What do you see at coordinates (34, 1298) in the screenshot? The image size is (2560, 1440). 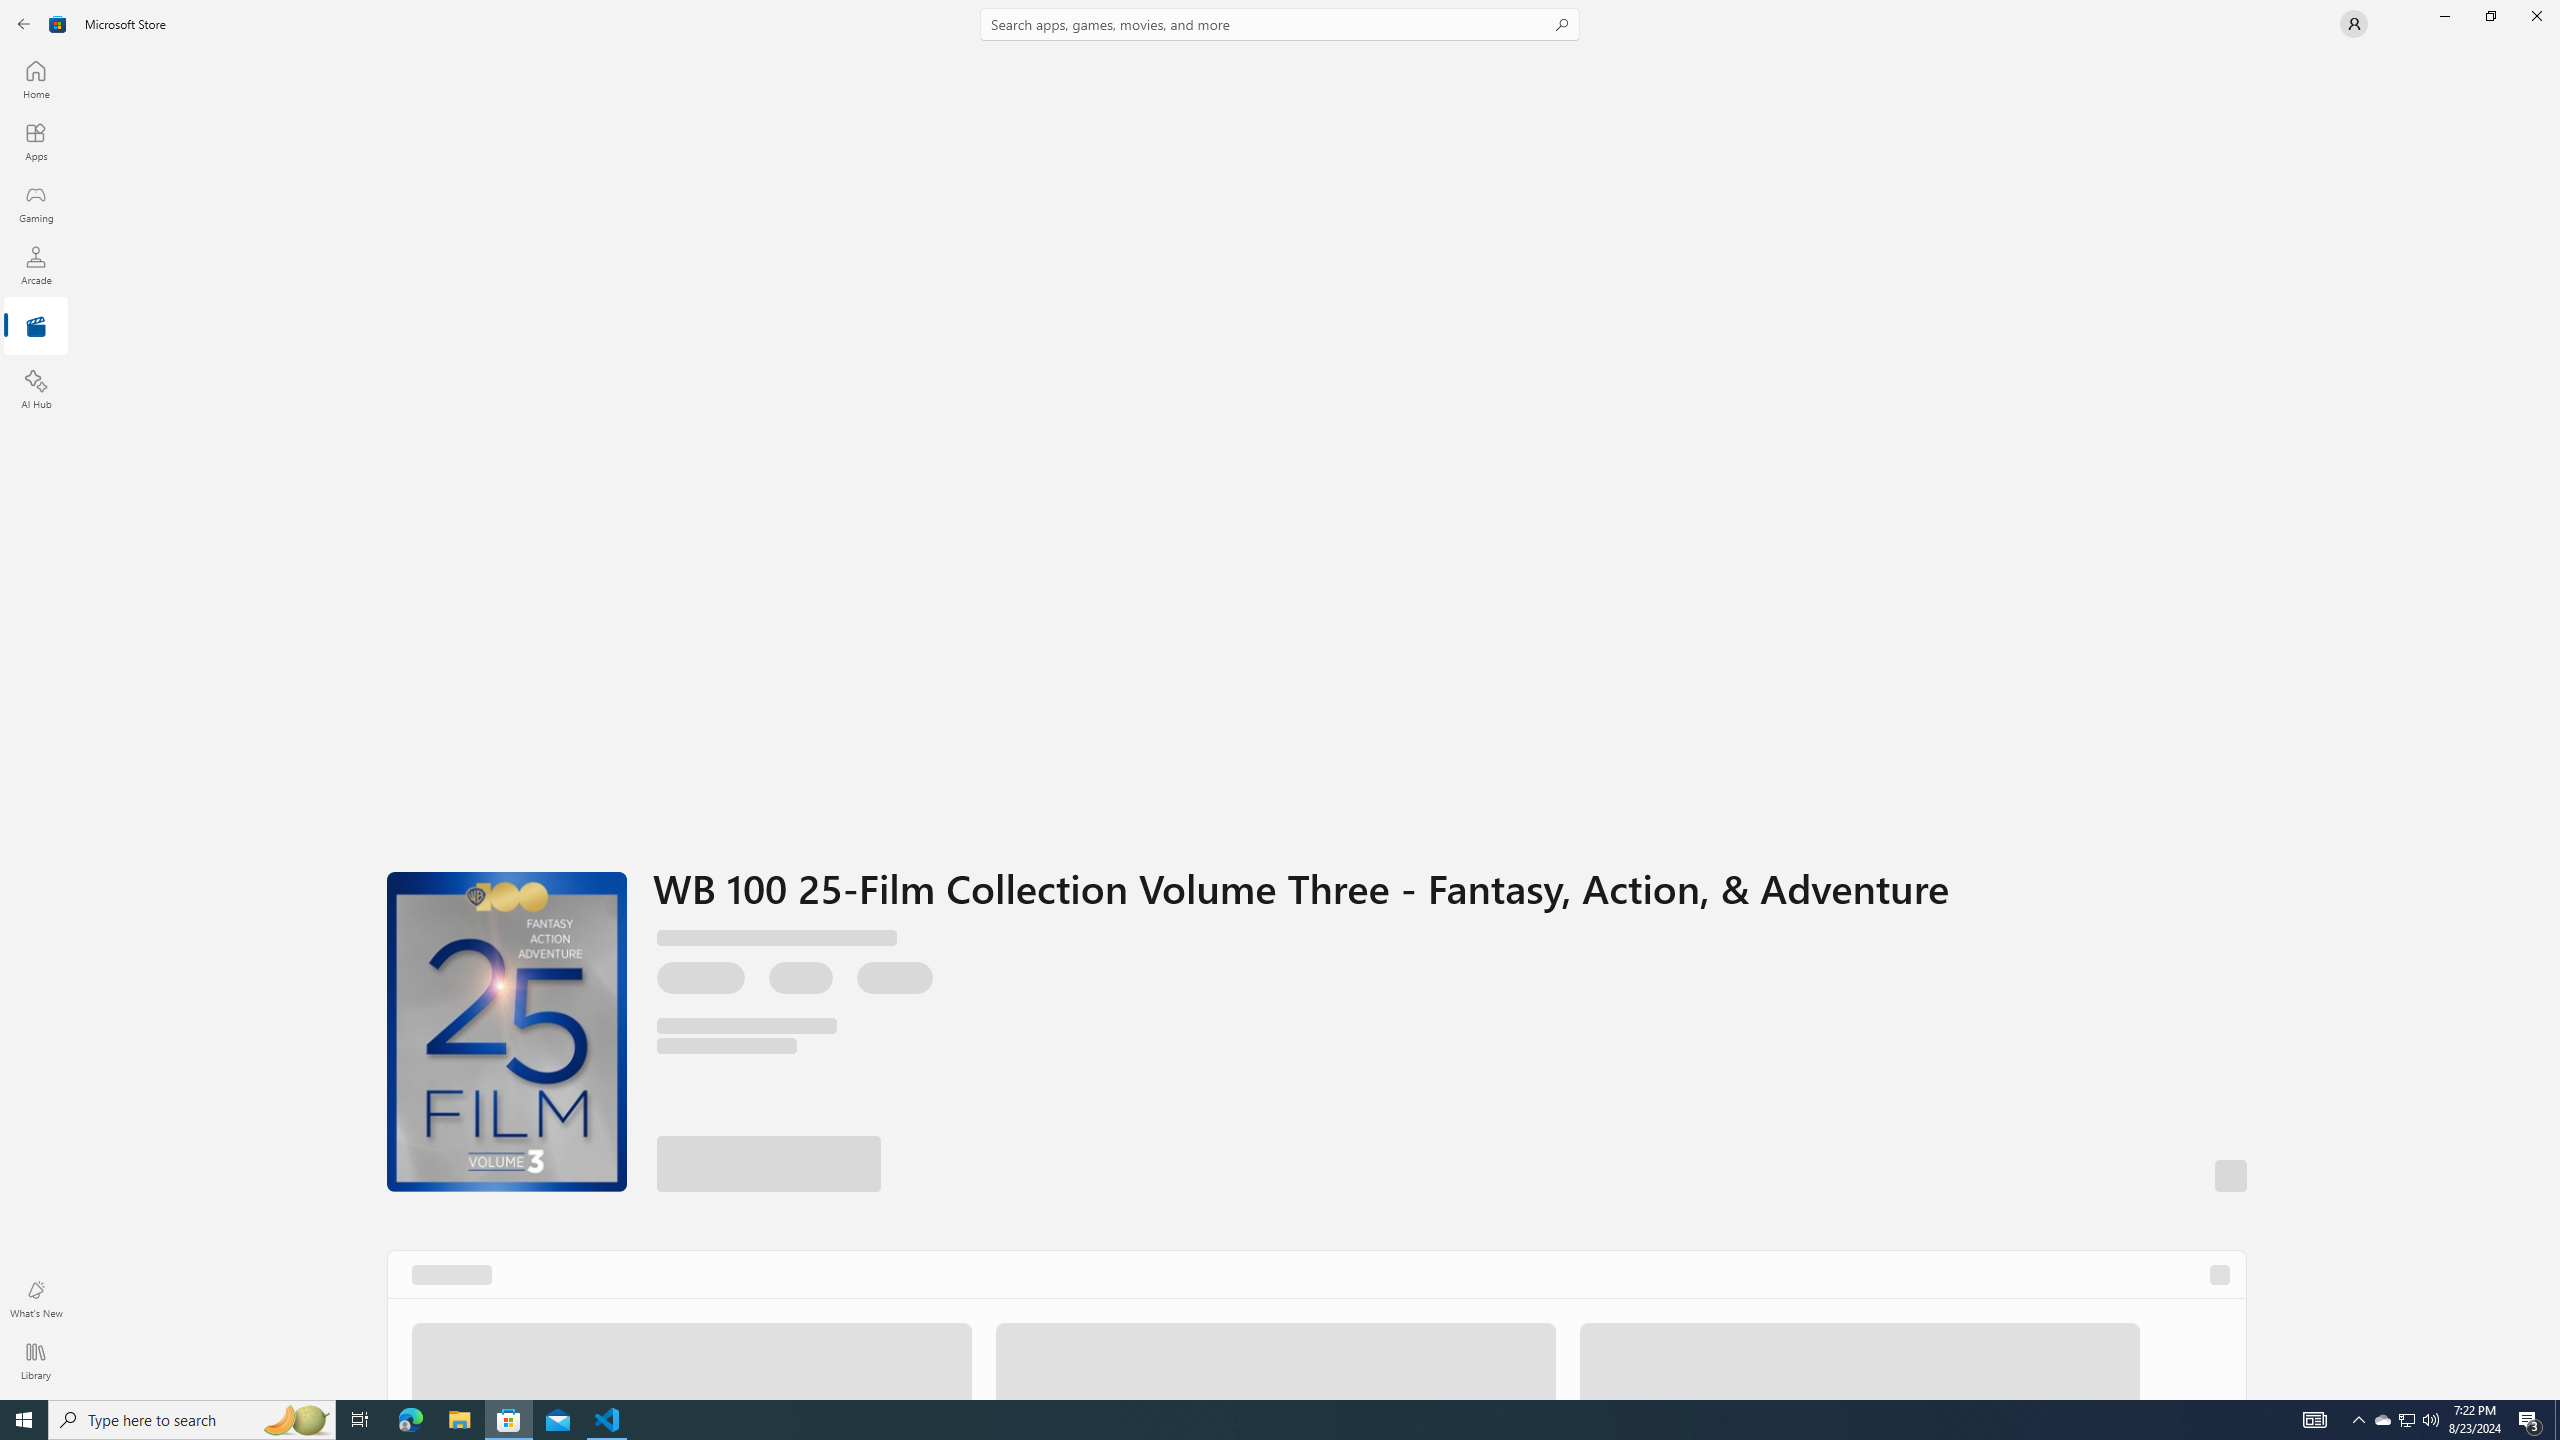 I see `'What'` at bounding box center [34, 1298].